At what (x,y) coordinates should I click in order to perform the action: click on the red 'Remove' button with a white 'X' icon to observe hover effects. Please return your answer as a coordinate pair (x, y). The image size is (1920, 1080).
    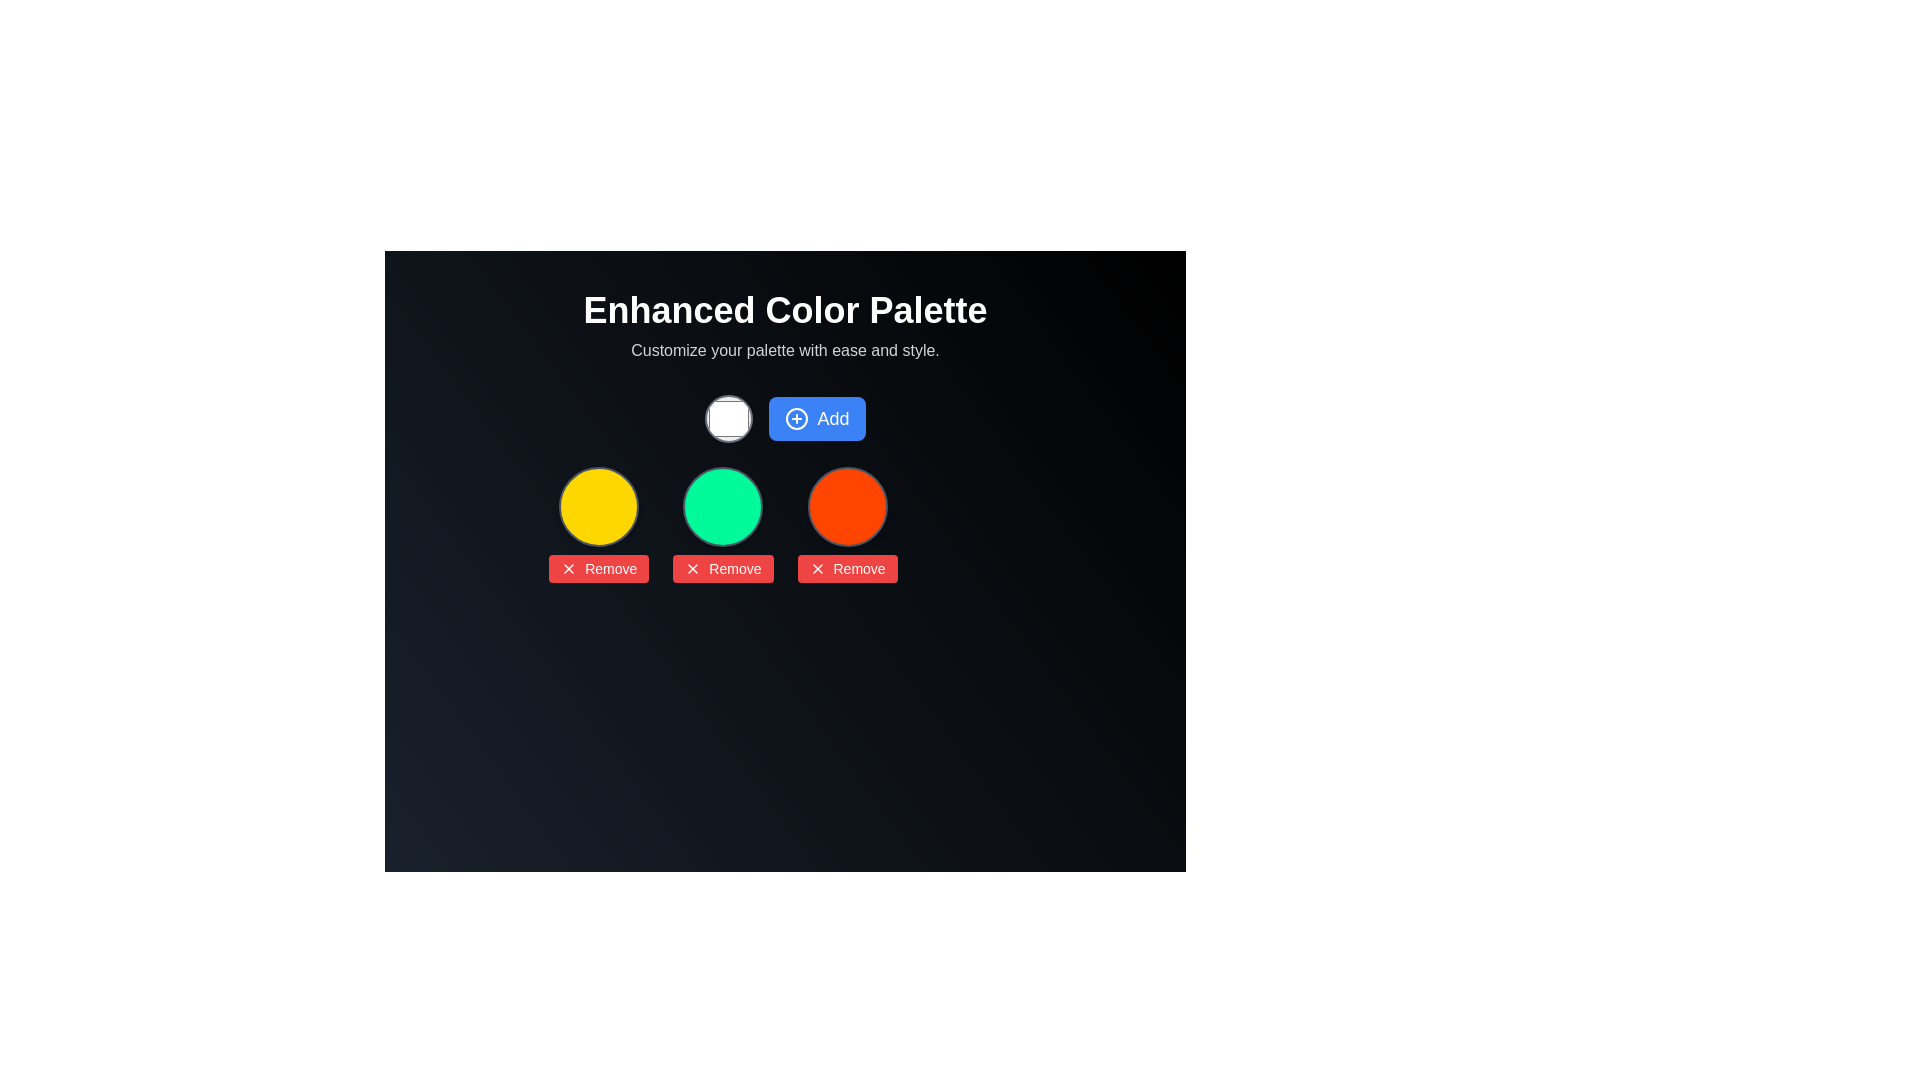
    Looking at the image, I should click on (598, 569).